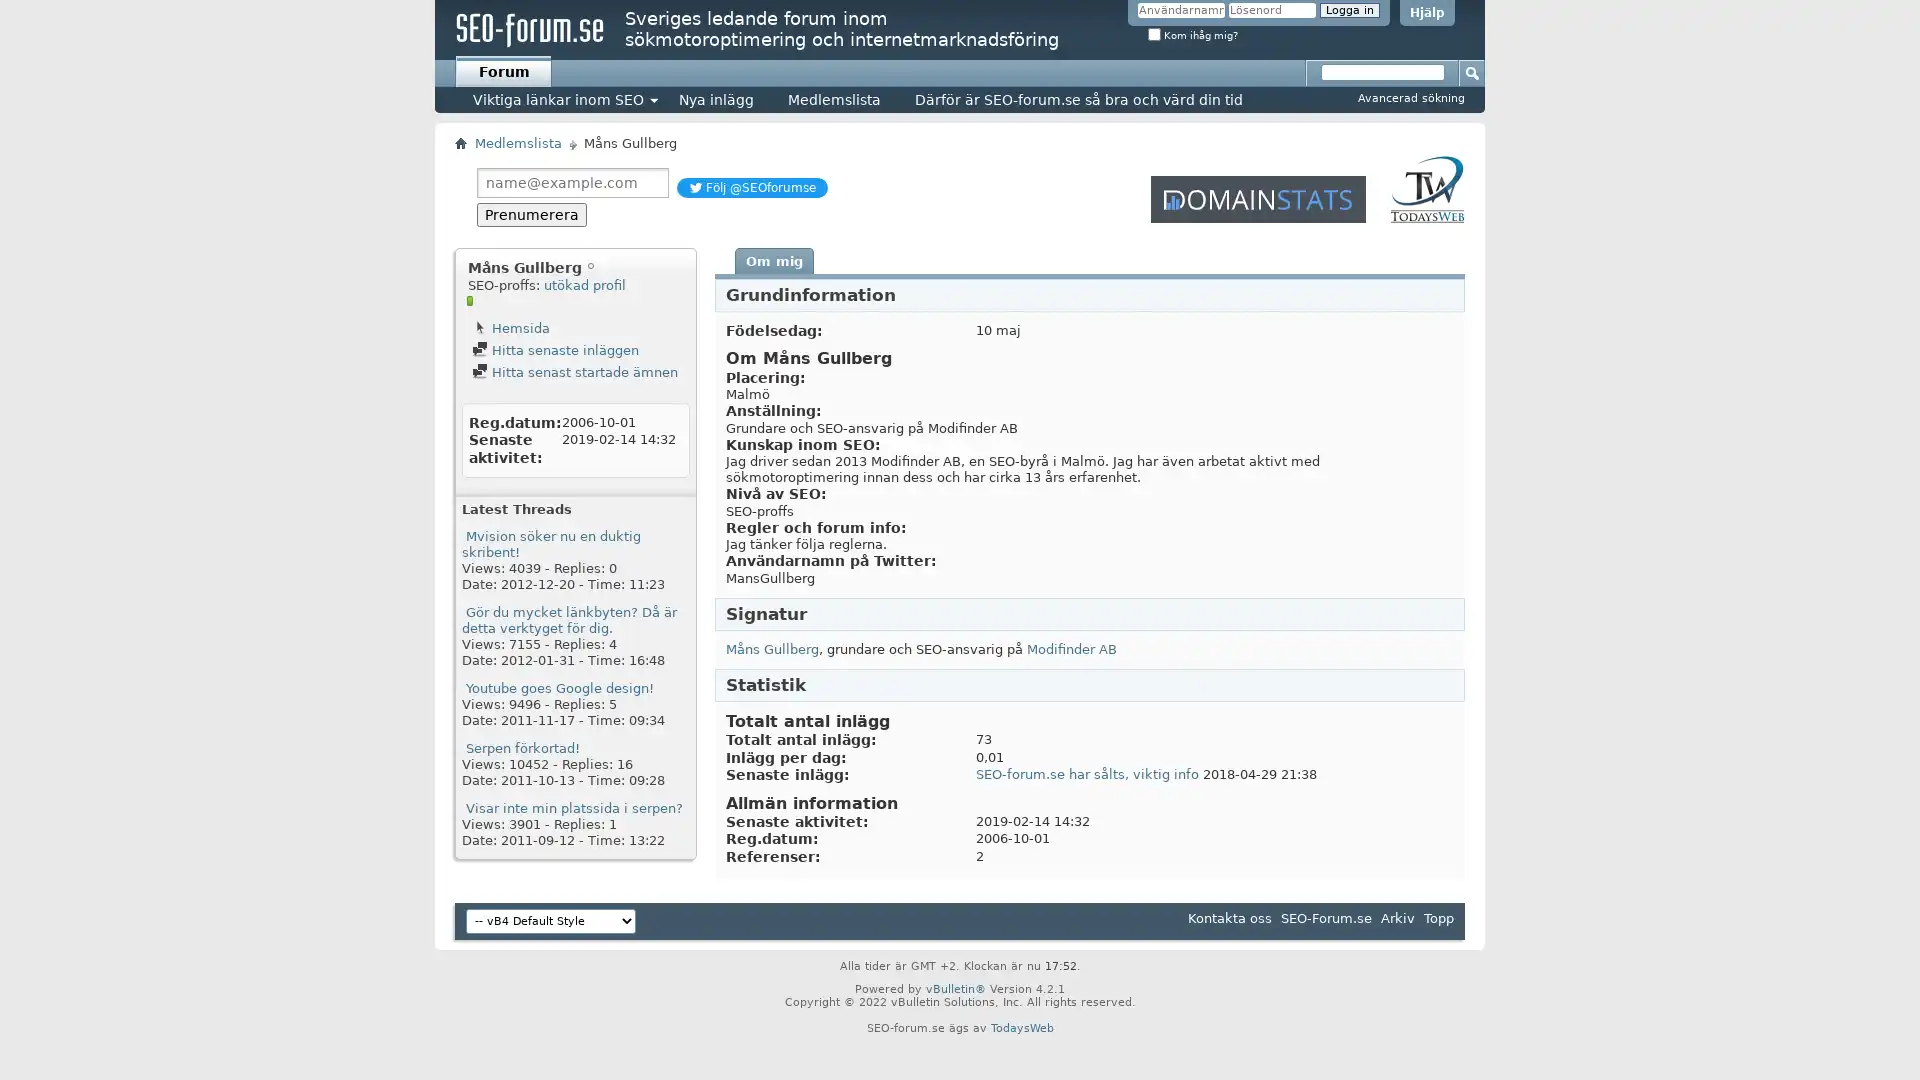 This screenshot has height=1080, width=1920. Describe the element at coordinates (1349, 10) in the screenshot. I see `Logga in` at that location.